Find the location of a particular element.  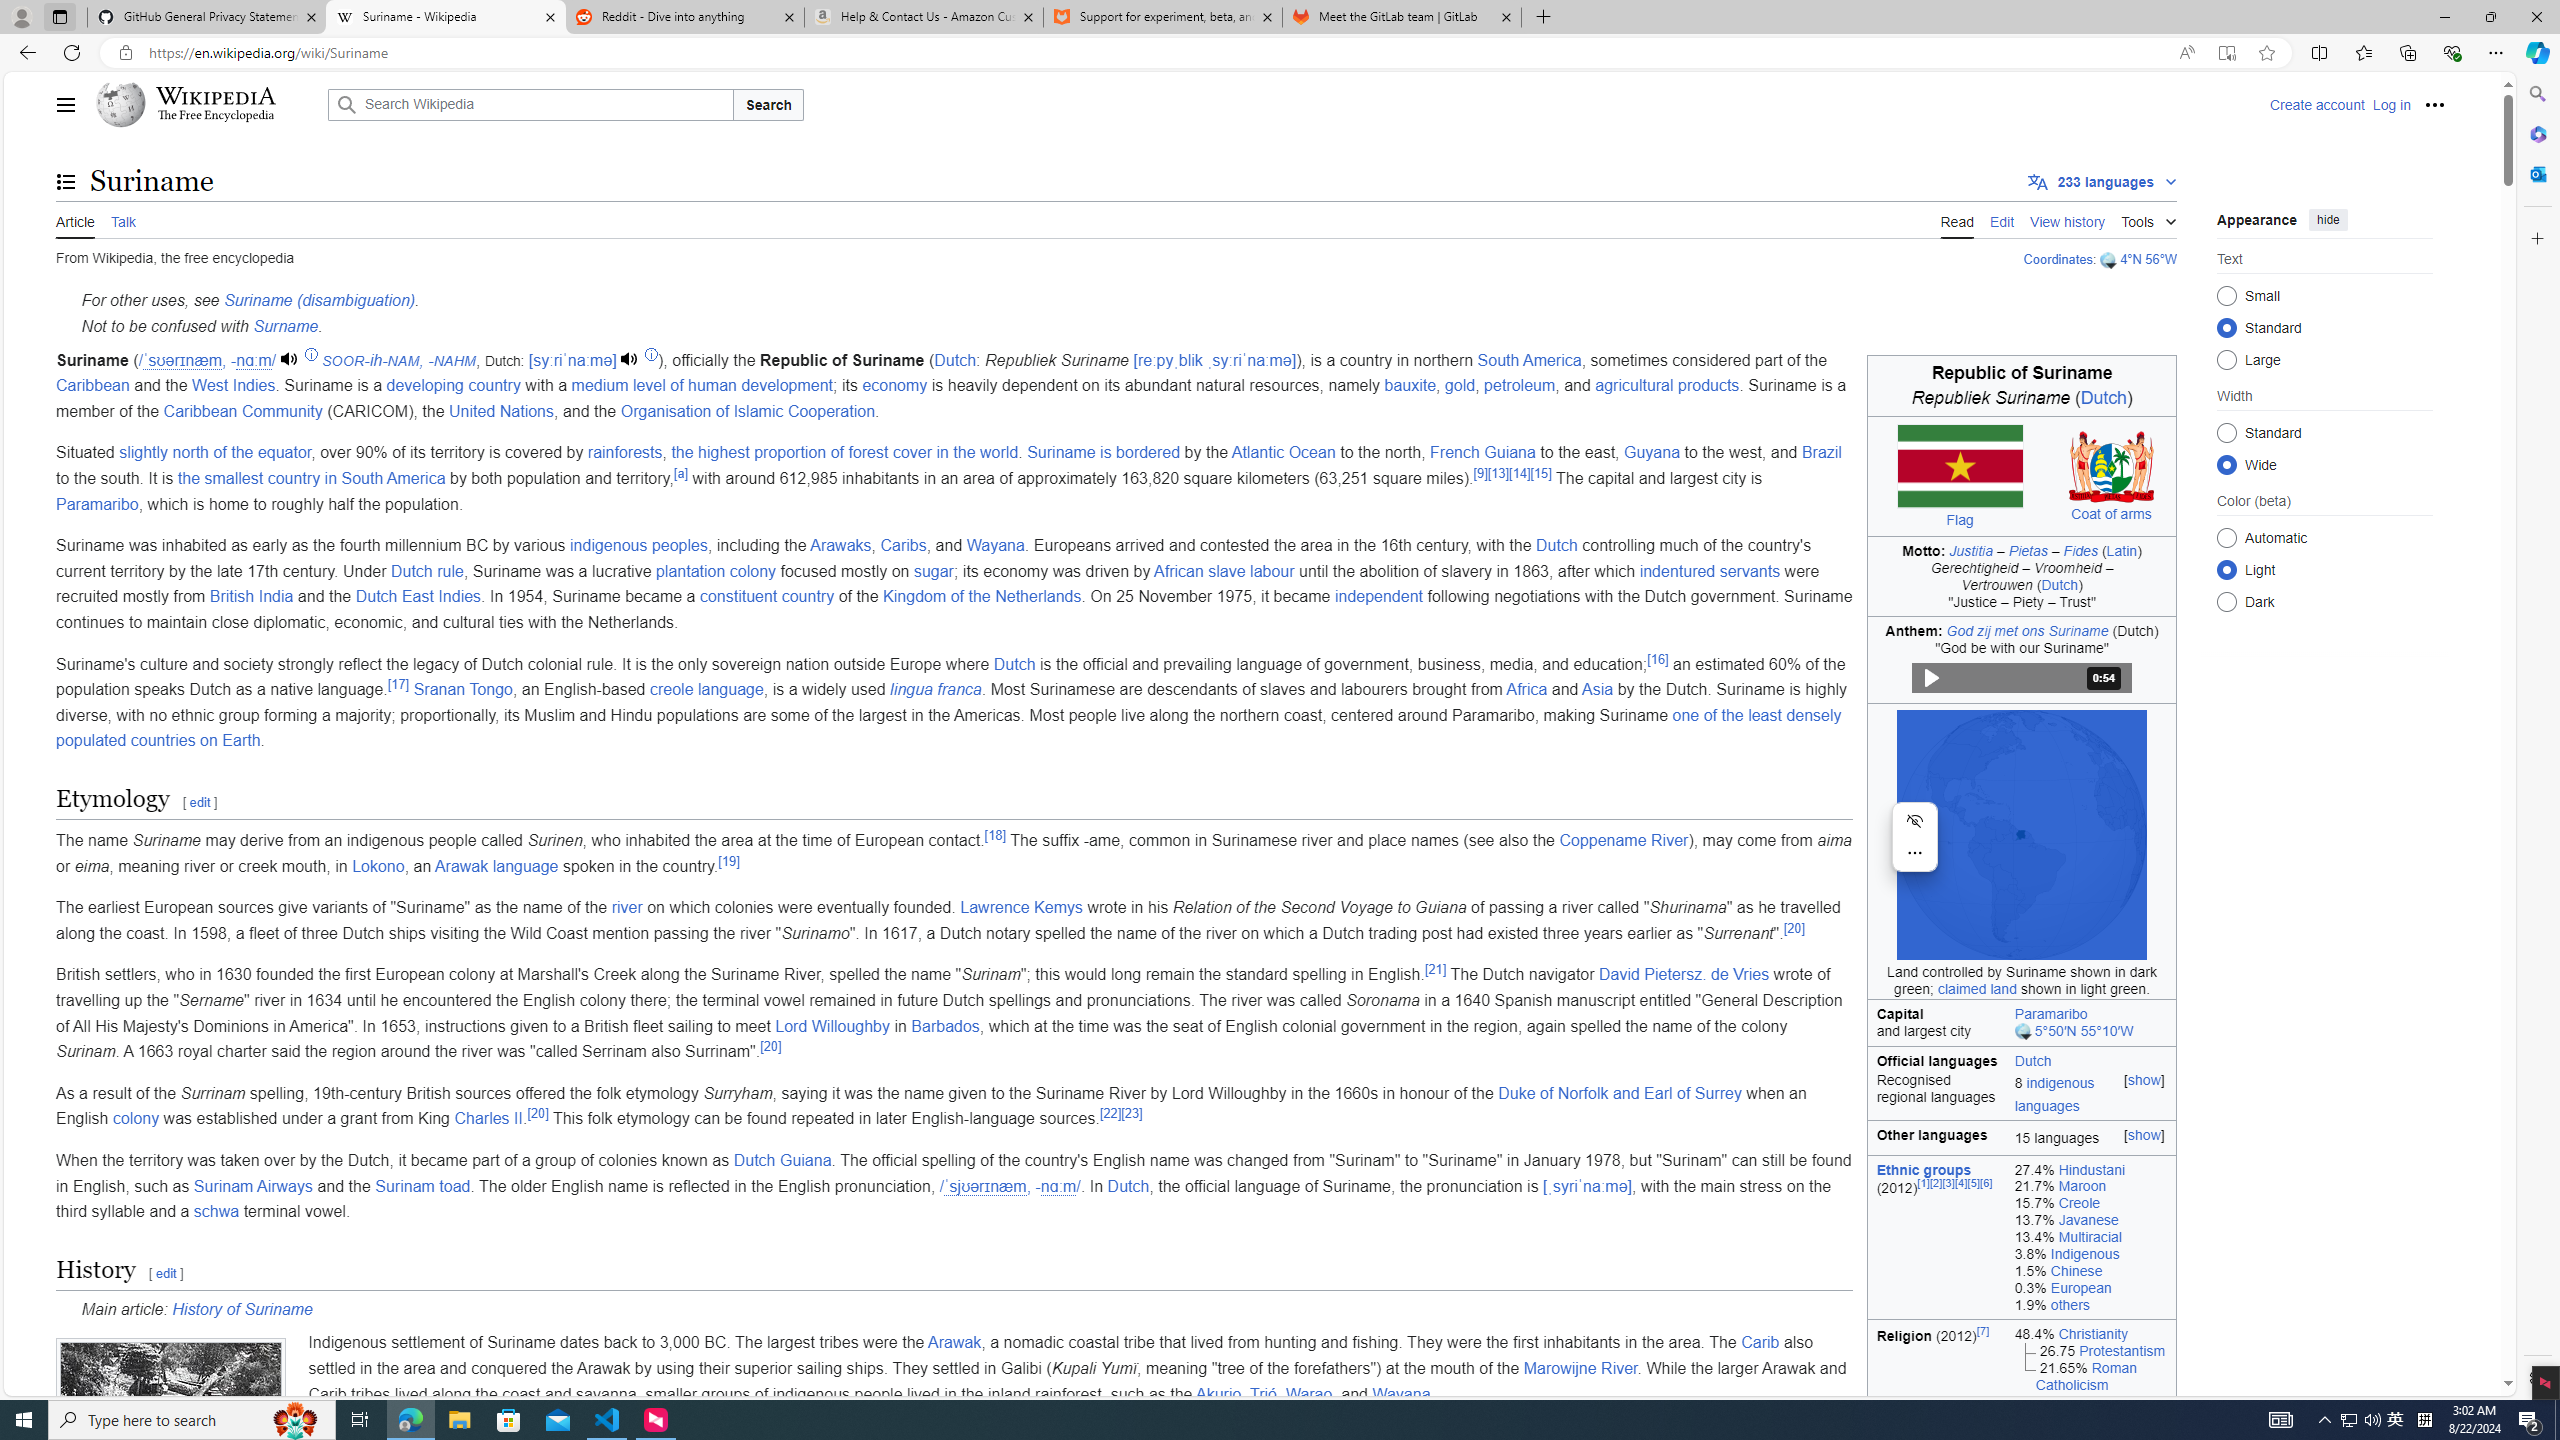

'African slave labour' is located at coordinates (1223, 570).